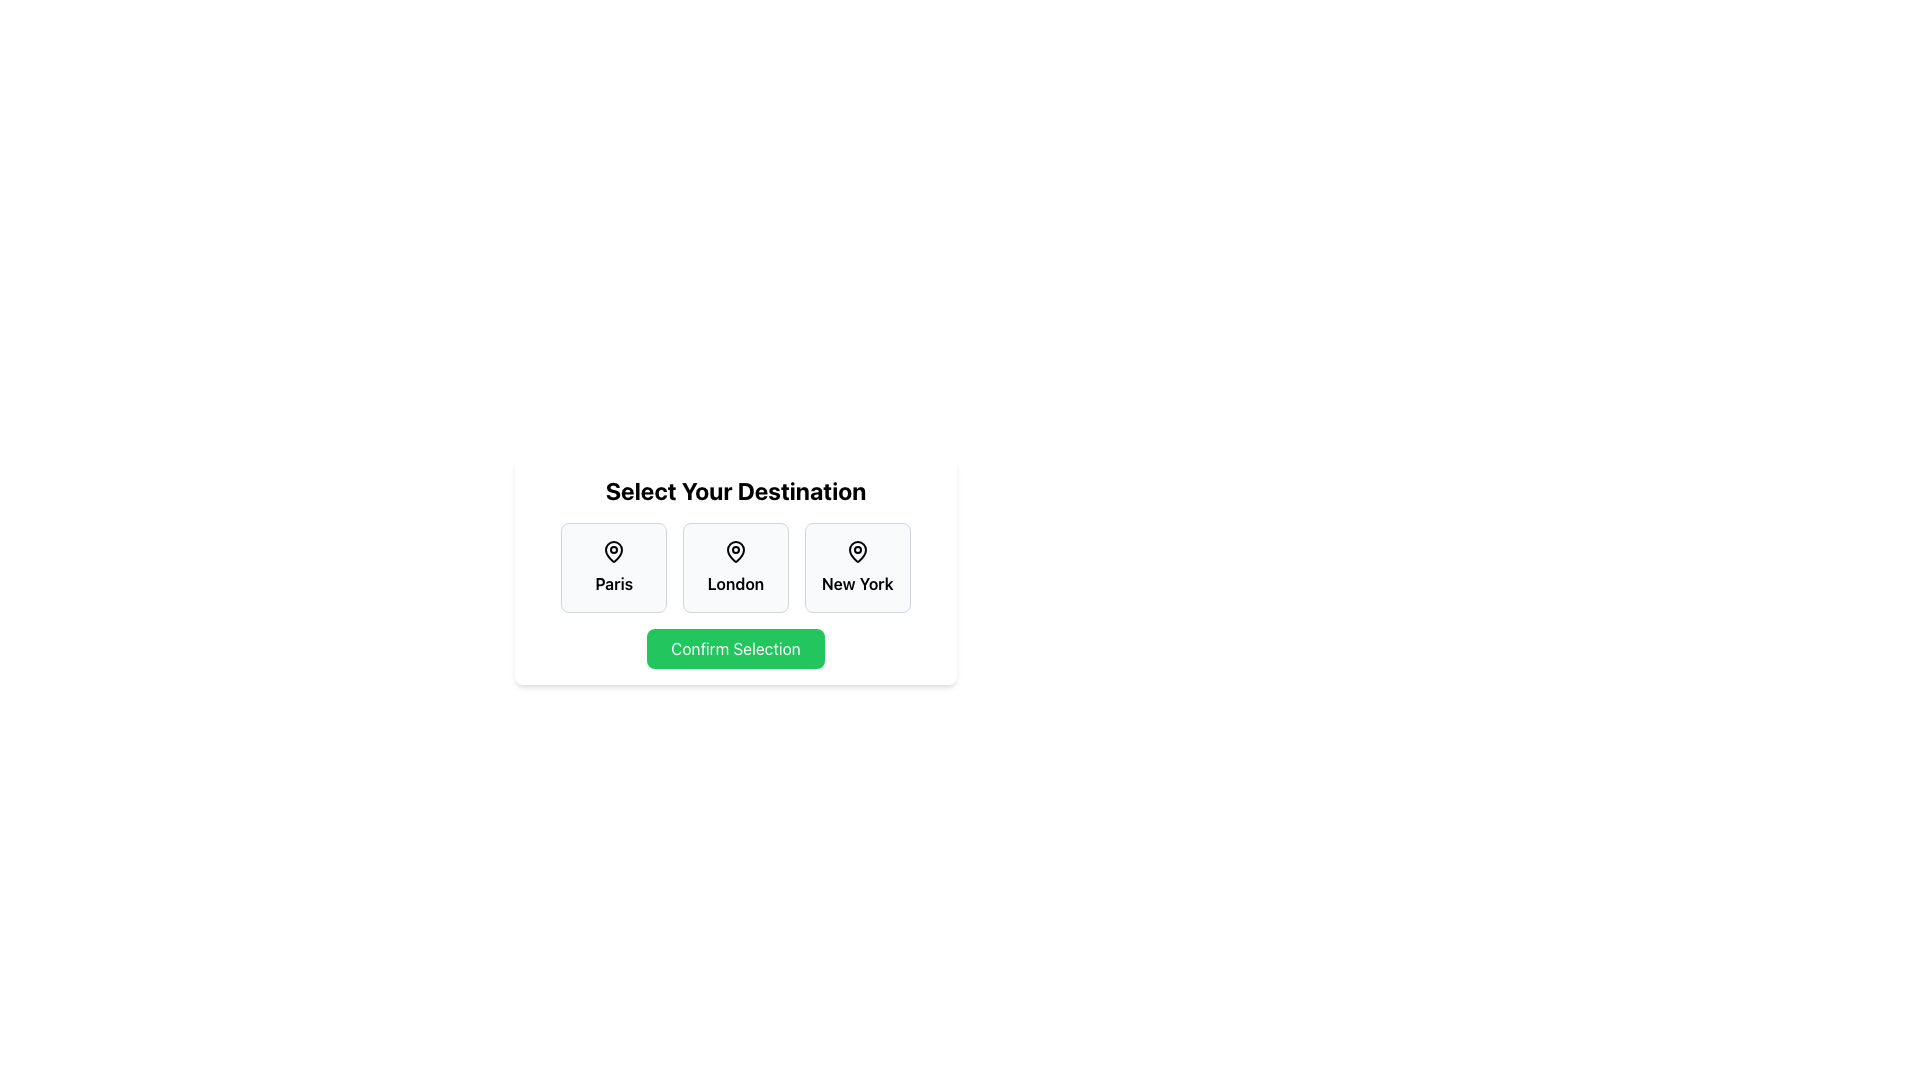 Image resolution: width=1920 pixels, height=1080 pixels. Describe the element at coordinates (613, 551) in the screenshot. I see `the location icon representing 'Paris', which is centered in the upper half of the leftmost card in a row of three cards` at that location.